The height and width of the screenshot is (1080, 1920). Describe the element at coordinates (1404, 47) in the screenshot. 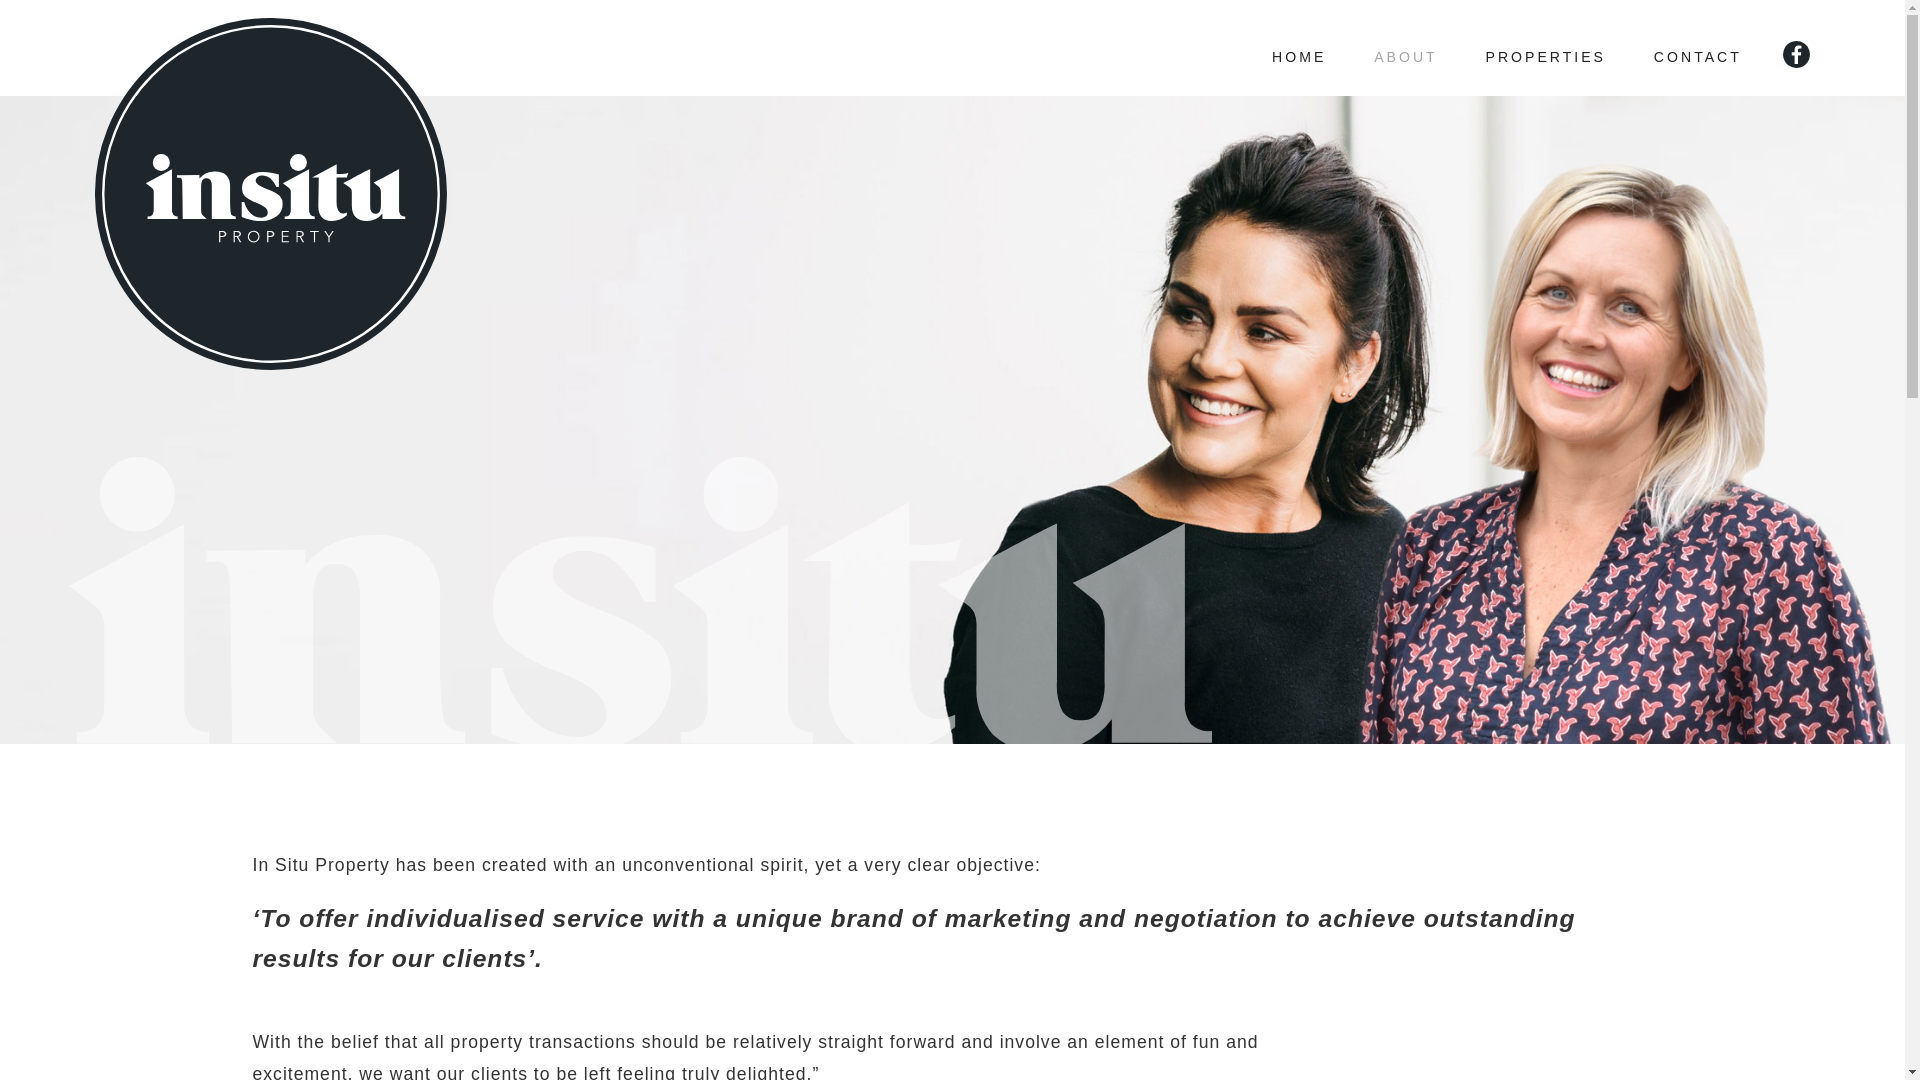

I see `'ABOUT'` at that location.